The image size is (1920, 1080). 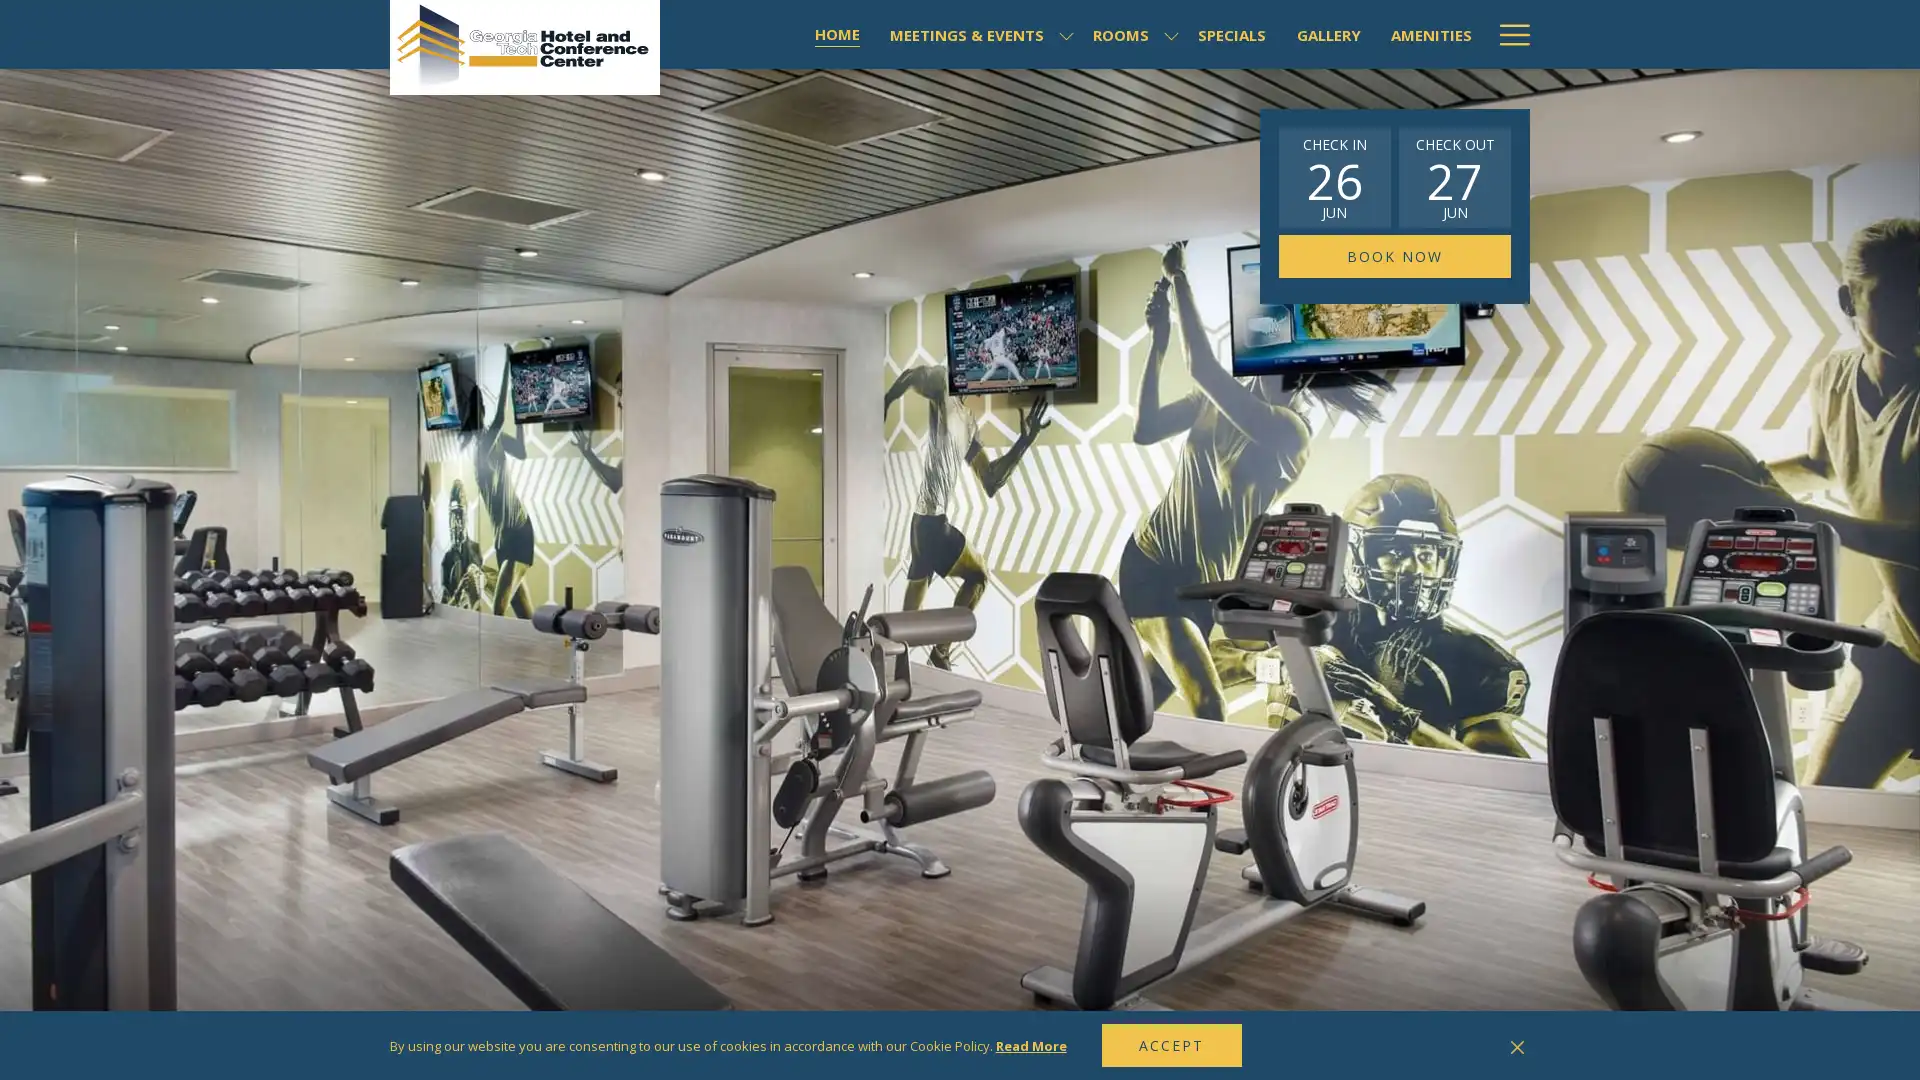 I want to click on Pause slideshow, so click(x=1494, y=1046).